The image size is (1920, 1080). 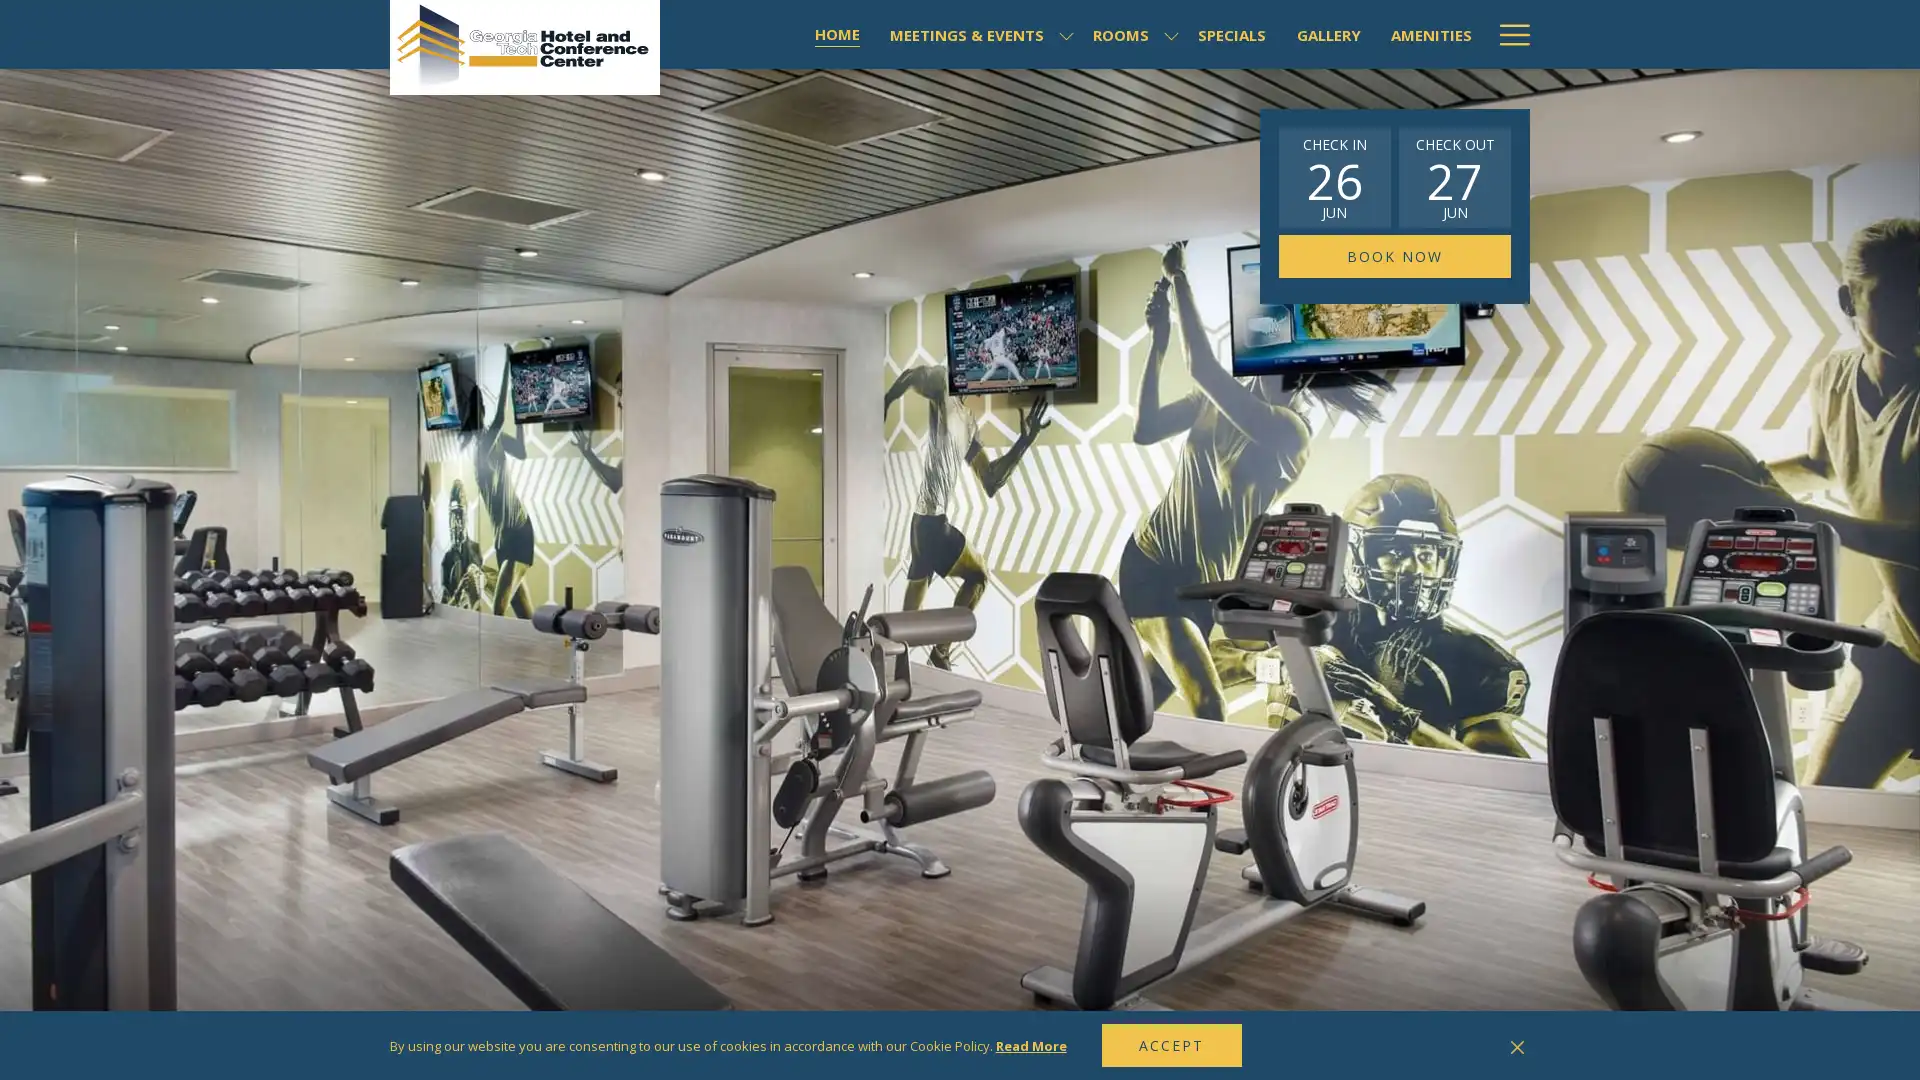 I want to click on Pause slideshow, so click(x=1494, y=1046).